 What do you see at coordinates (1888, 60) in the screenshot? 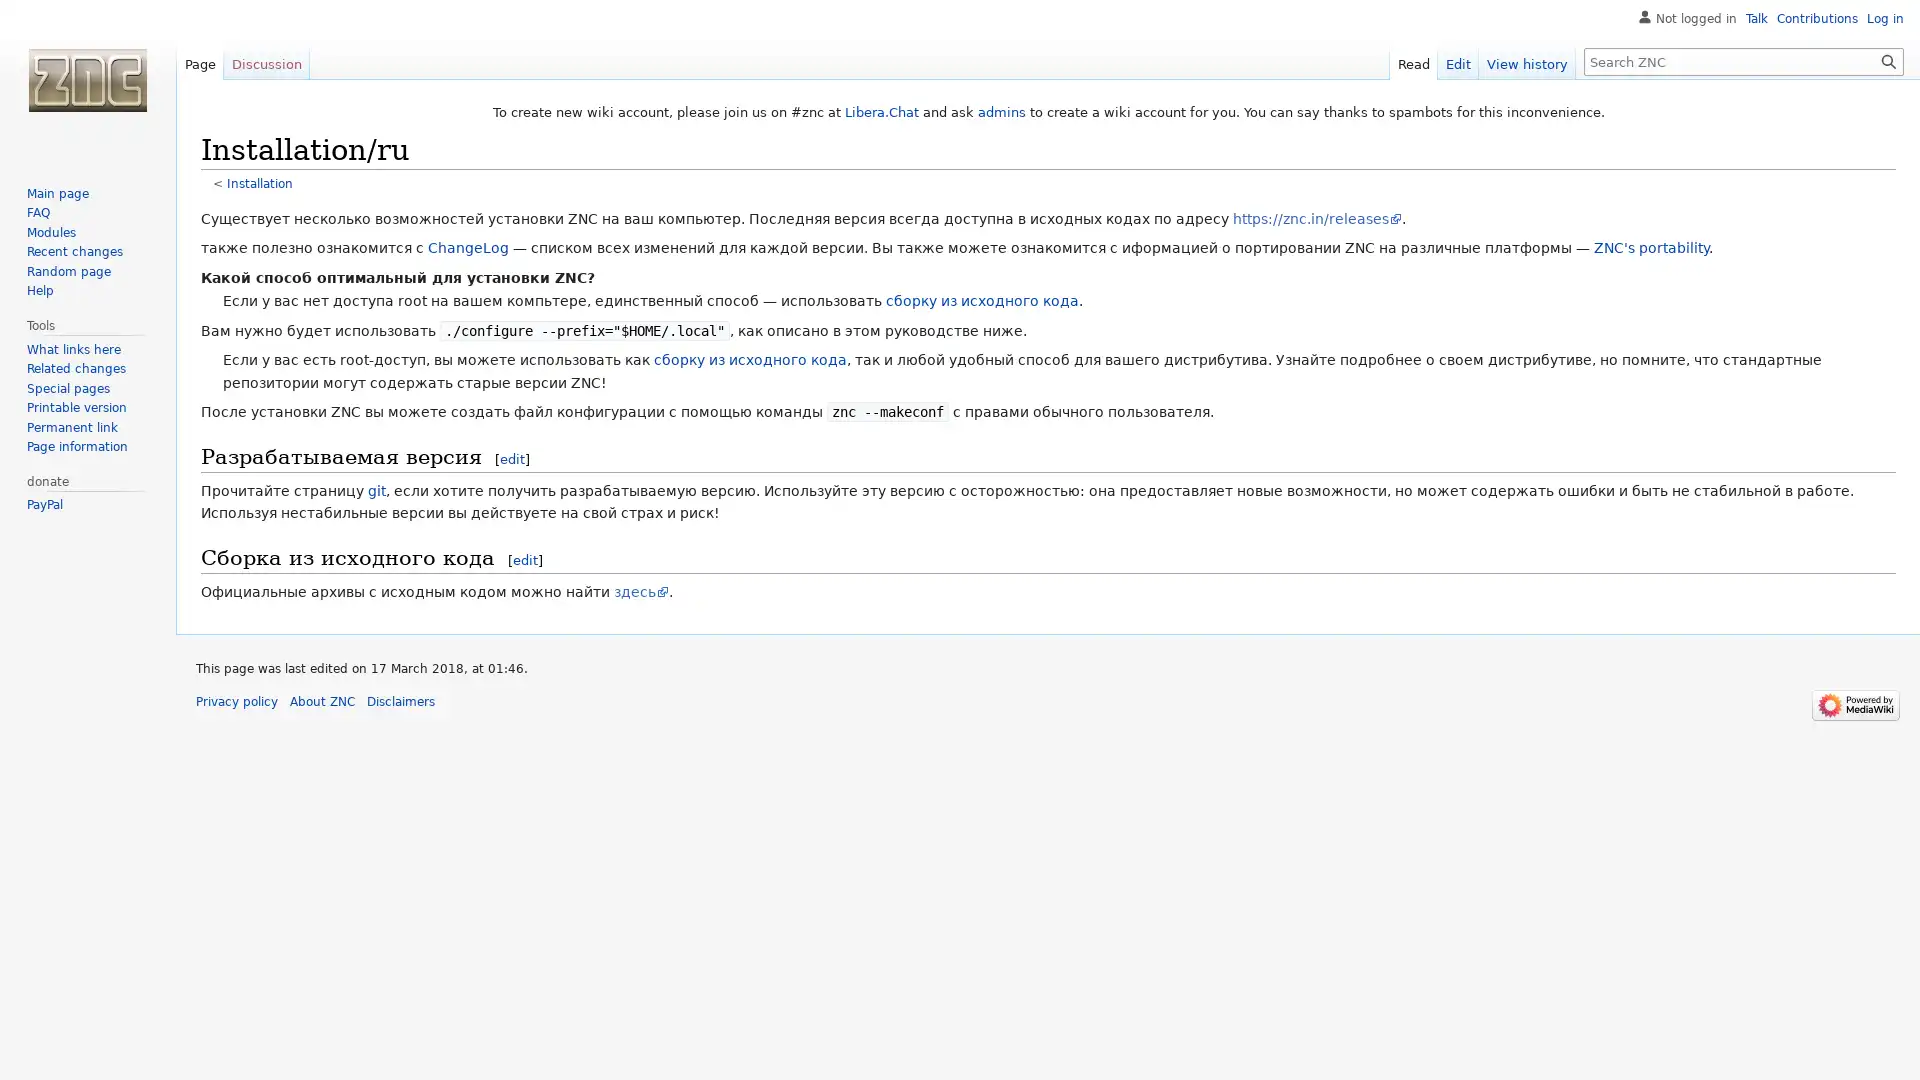
I see `Go` at bounding box center [1888, 60].